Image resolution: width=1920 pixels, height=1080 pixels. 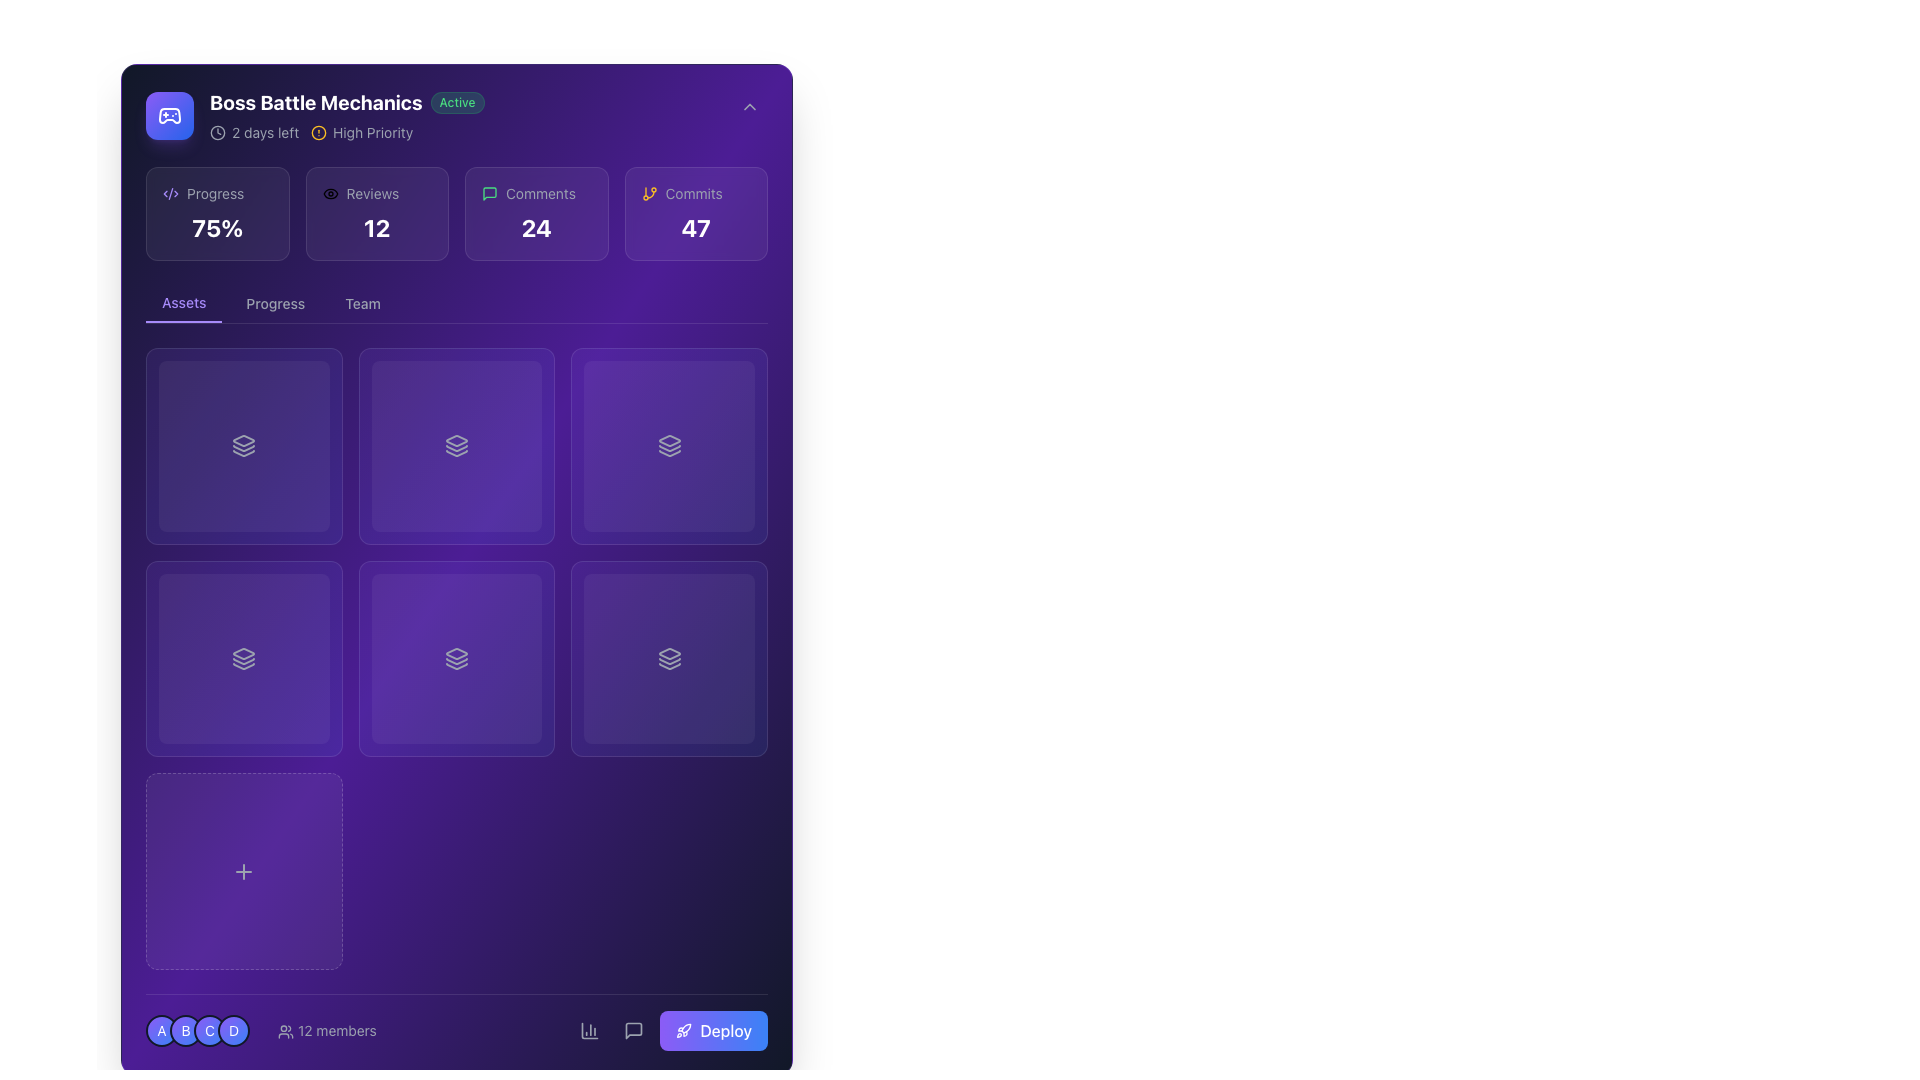 I want to click on the alert icon indicating 'High Priority' status located at the beginning of the label in the top-left corner of the application interface, so click(x=318, y=132).